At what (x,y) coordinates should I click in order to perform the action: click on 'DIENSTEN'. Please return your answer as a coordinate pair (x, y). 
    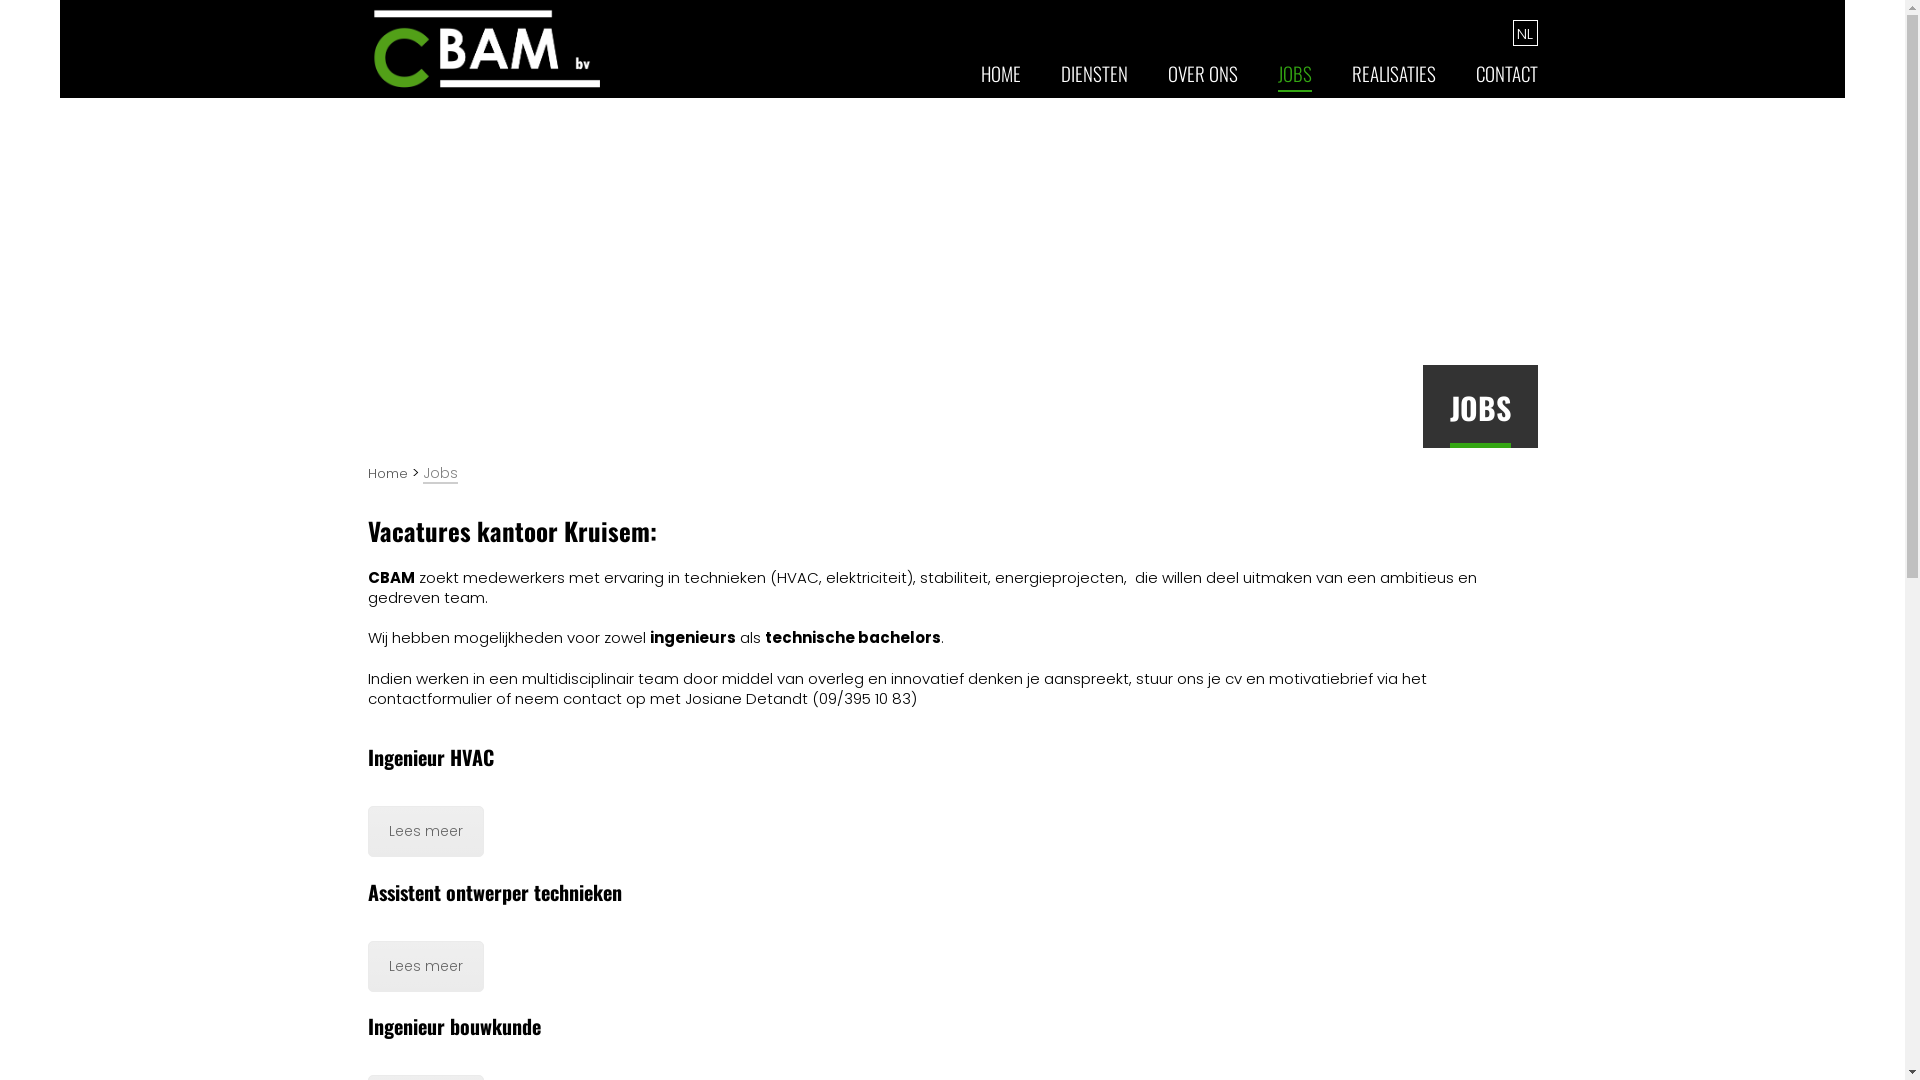
    Looking at the image, I should click on (1092, 80).